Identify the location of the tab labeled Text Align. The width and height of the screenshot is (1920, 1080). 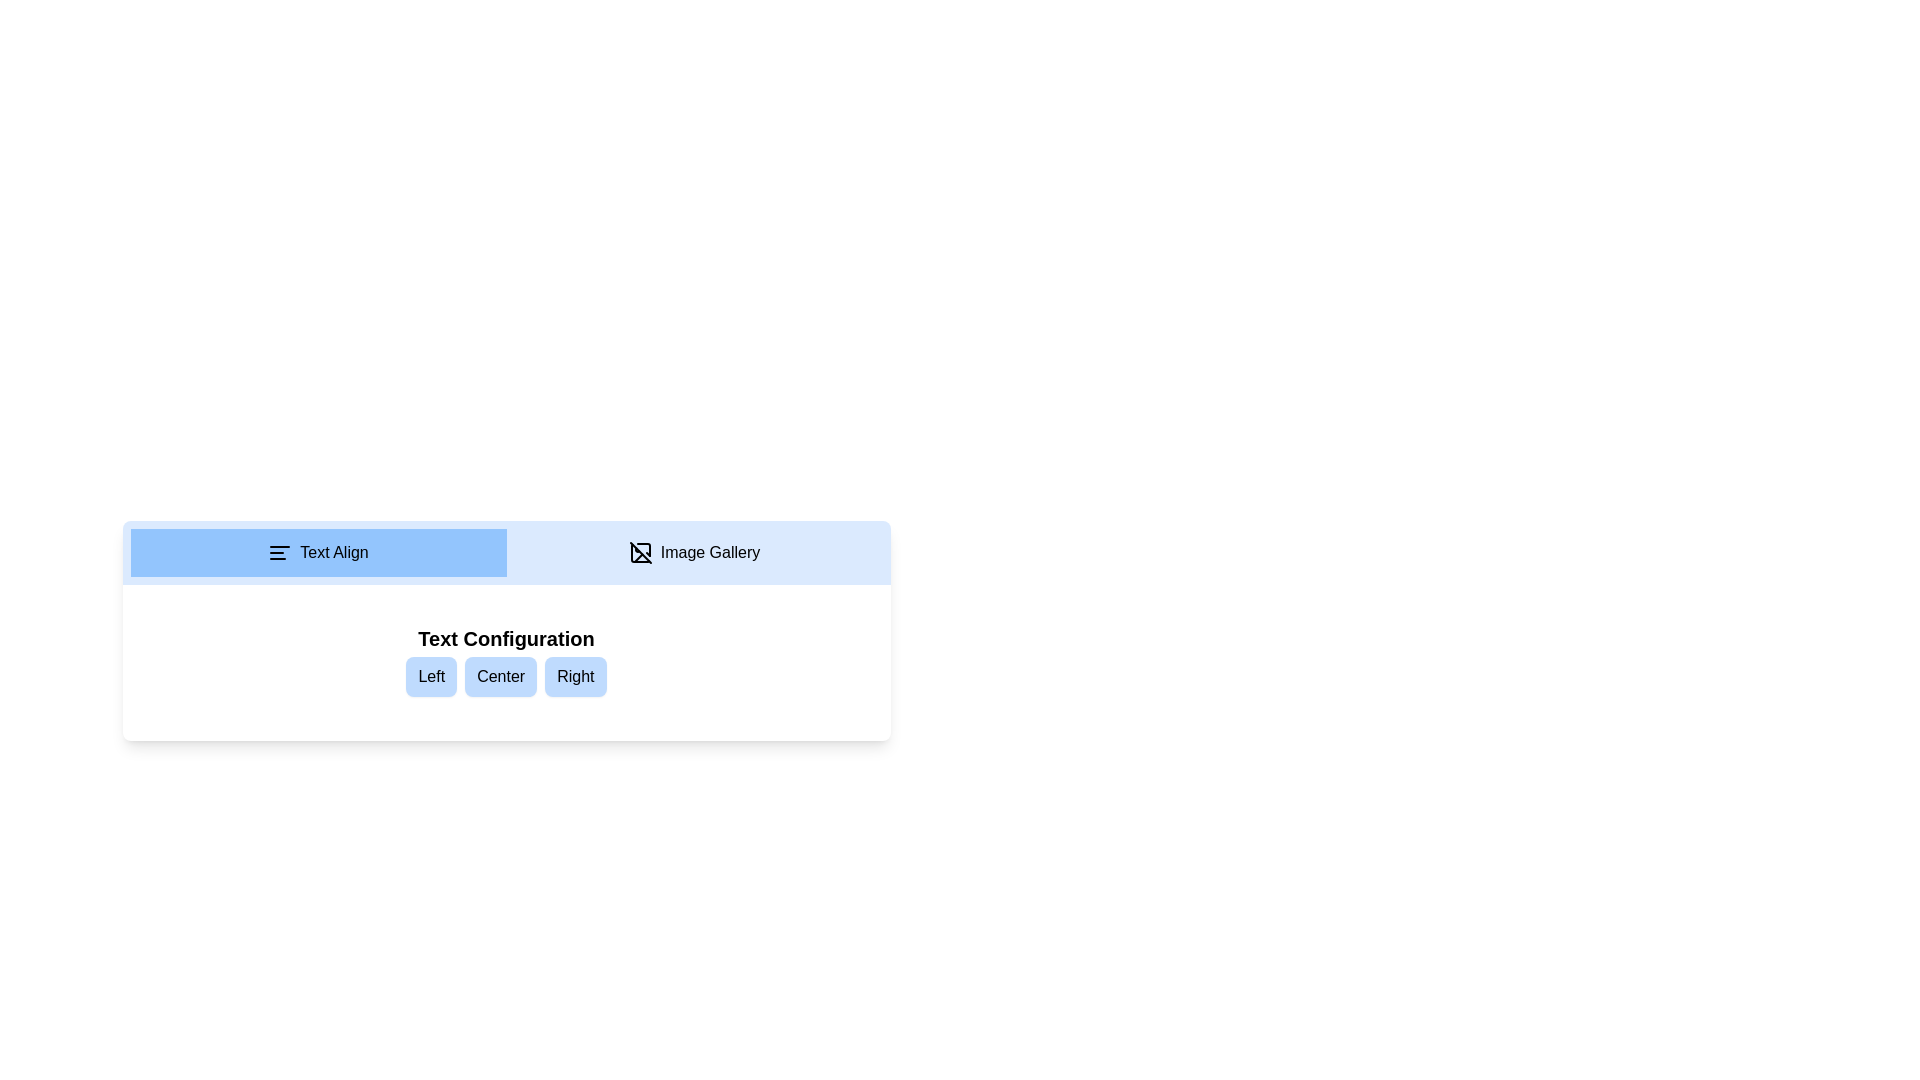
(317, 552).